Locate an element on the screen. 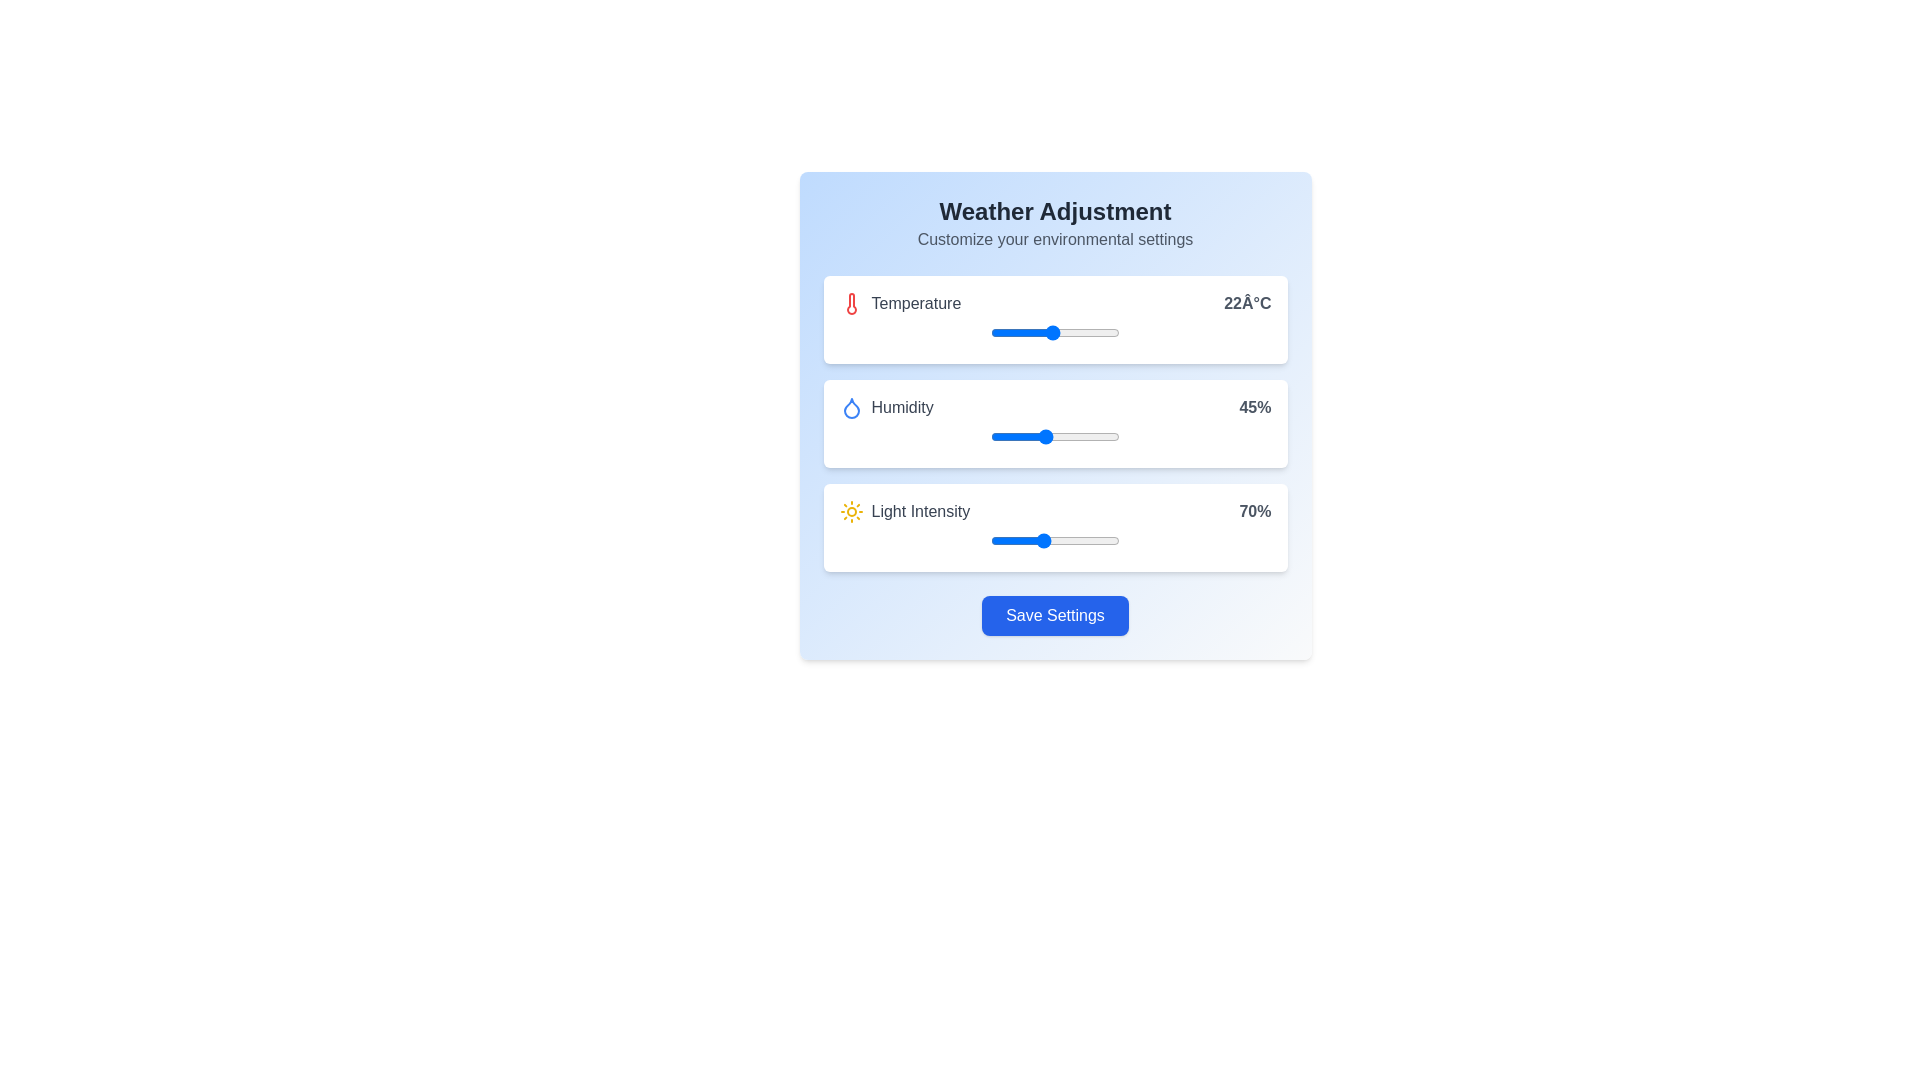 Image resolution: width=1920 pixels, height=1080 pixels. the temperature icon located to the left of the 'Temperature' text label in the first row of the weather adjustment settings list is located at coordinates (851, 304).